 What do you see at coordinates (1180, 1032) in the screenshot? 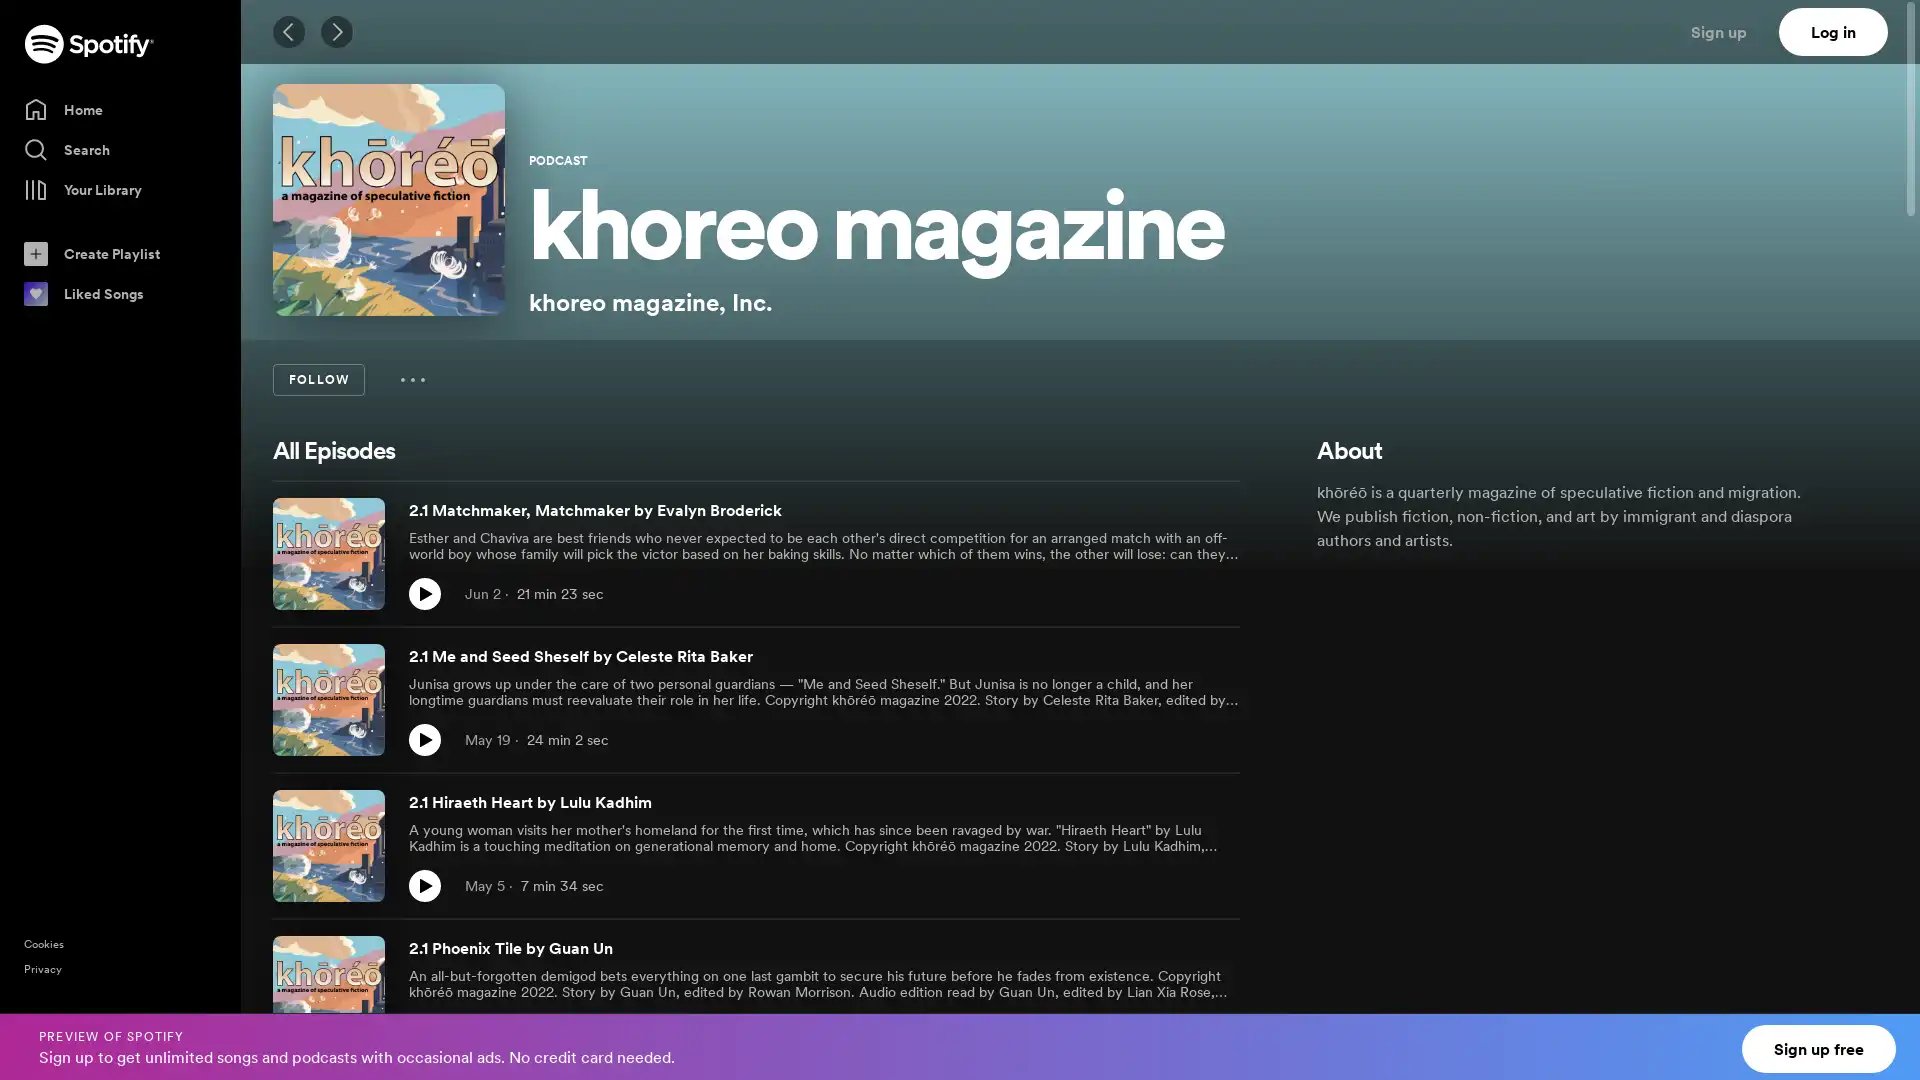
I see `Share` at bounding box center [1180, 1032].